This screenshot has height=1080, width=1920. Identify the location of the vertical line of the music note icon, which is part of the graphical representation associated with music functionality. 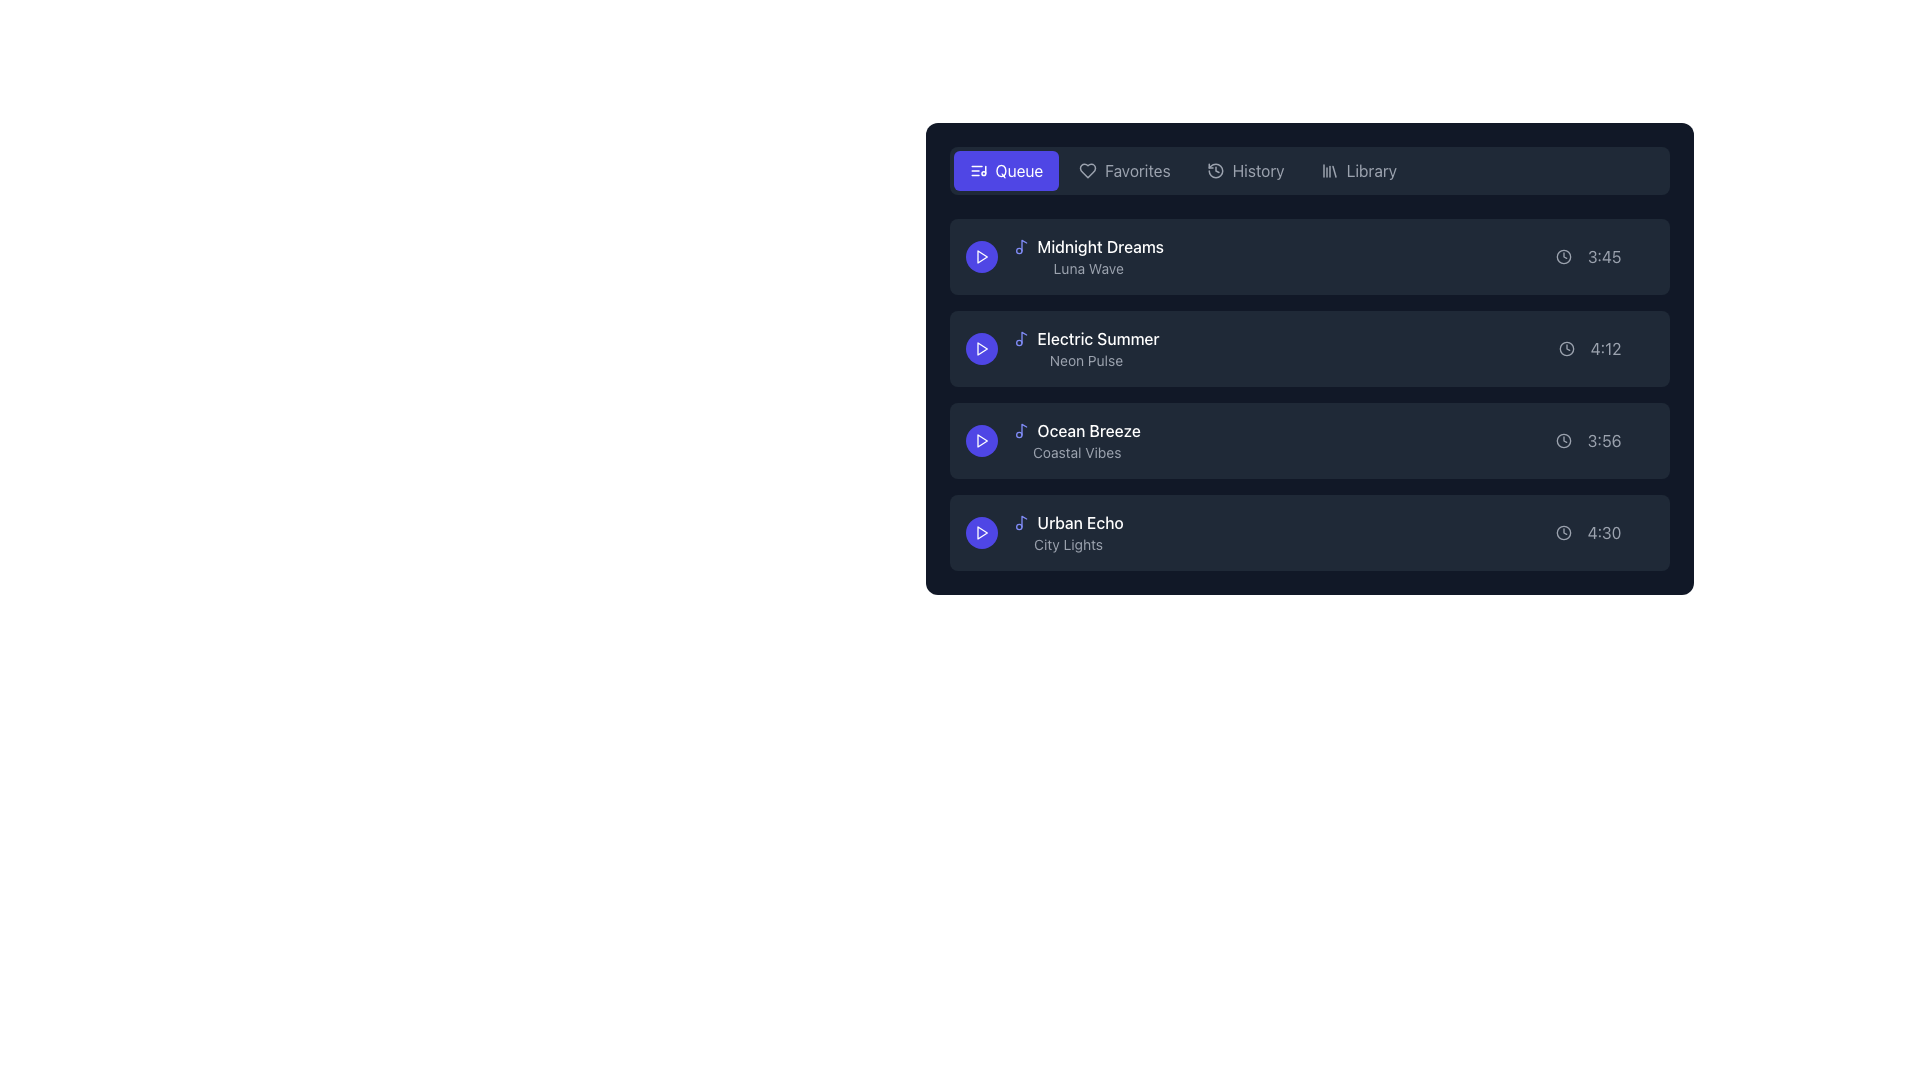
(1023, 336).